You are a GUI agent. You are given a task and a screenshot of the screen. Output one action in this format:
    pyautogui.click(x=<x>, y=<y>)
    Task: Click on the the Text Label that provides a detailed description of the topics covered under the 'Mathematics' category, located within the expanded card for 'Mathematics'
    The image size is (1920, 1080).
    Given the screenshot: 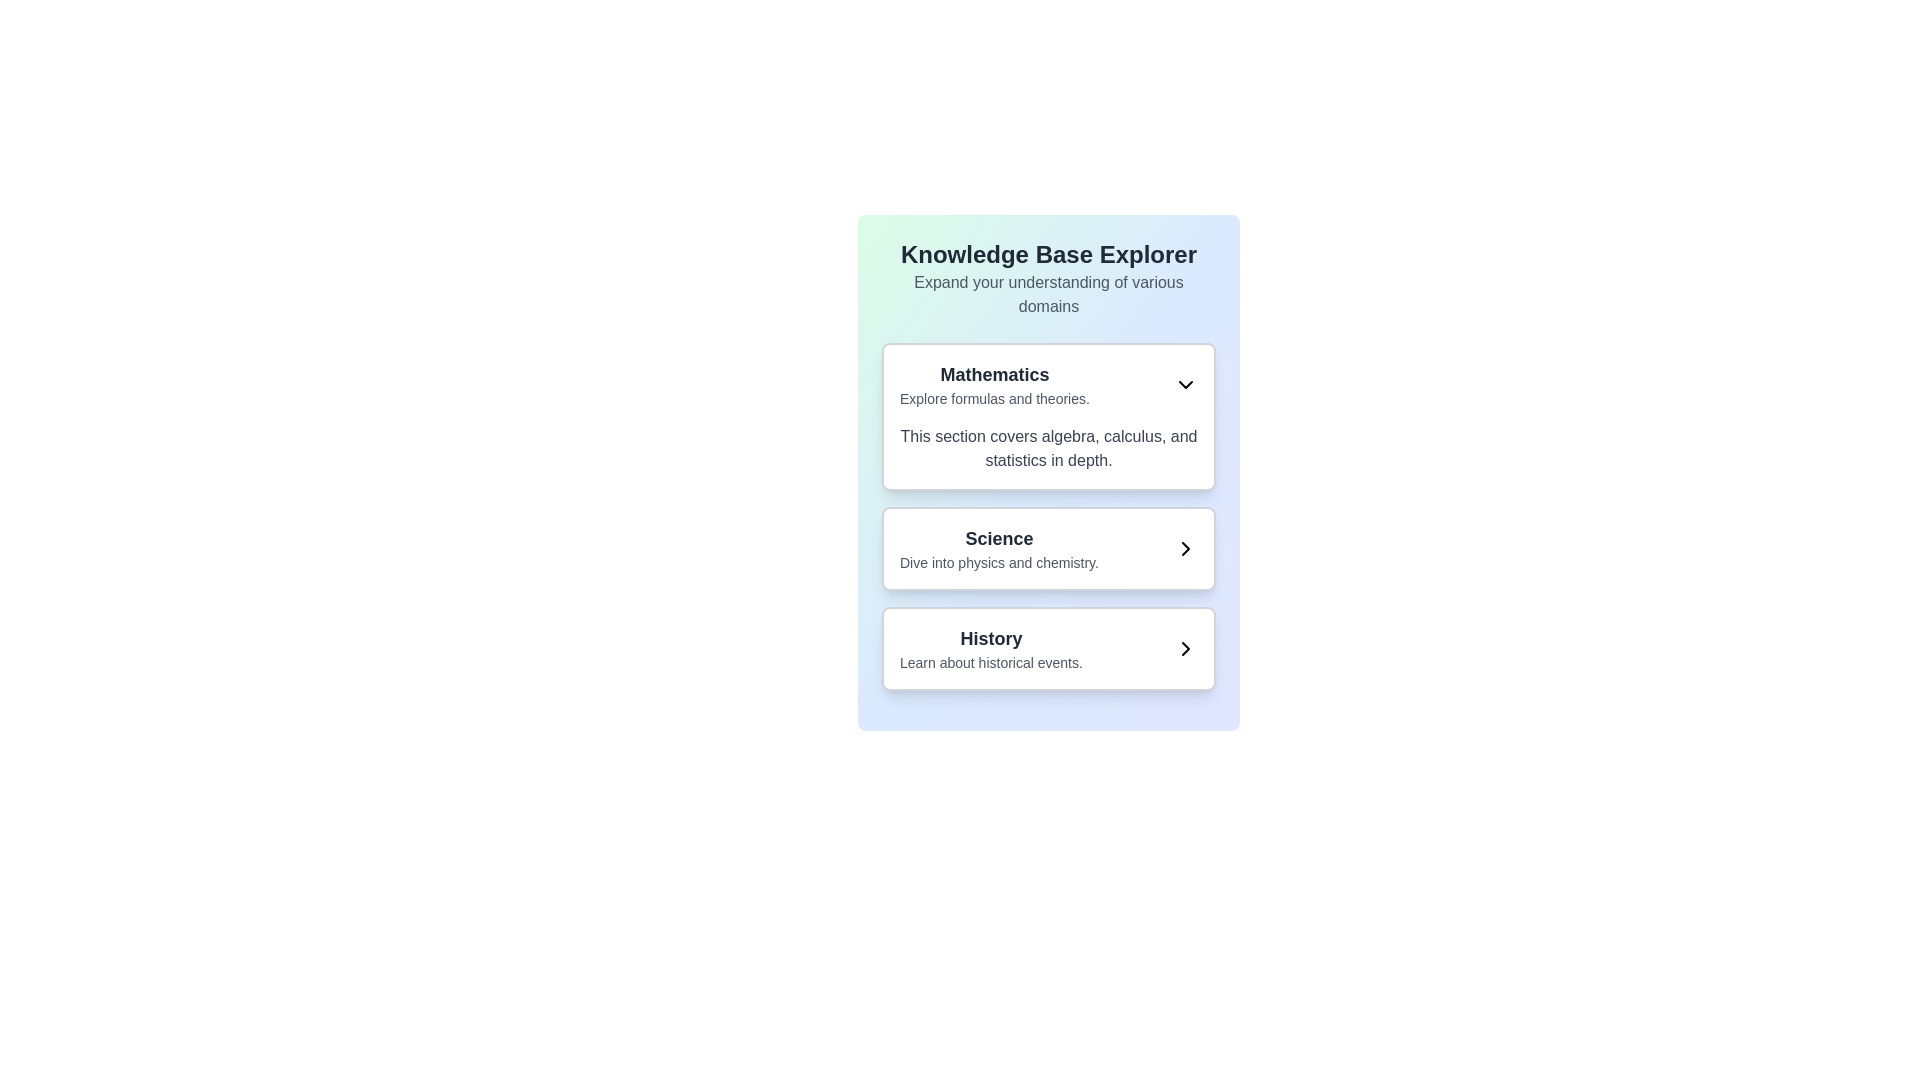 What is the action you would take?
    pyautogui.click(x=1048, y=447)
    